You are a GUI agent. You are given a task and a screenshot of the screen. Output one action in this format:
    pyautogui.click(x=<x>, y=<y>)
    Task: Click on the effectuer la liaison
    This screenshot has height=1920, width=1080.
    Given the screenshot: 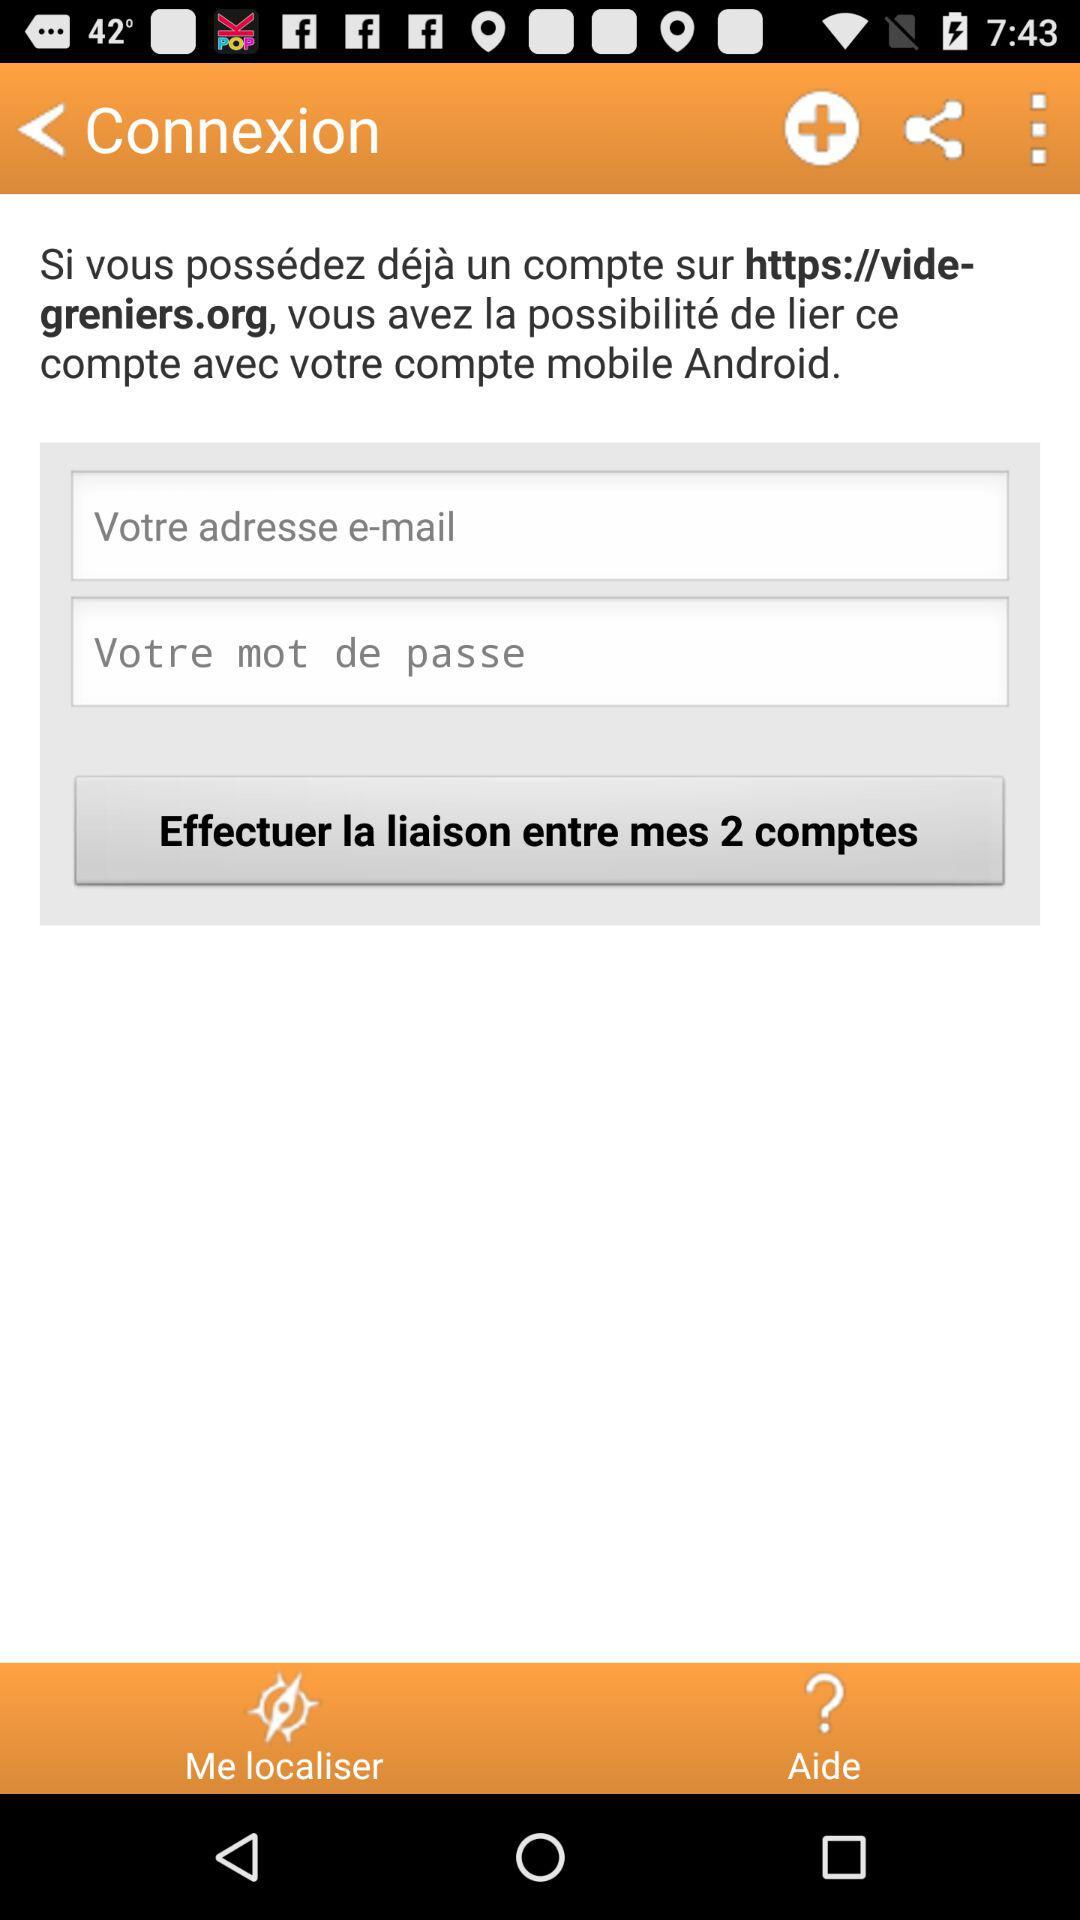 What is the action you would take?
    pyautogui.click(x=540, y=836)
    